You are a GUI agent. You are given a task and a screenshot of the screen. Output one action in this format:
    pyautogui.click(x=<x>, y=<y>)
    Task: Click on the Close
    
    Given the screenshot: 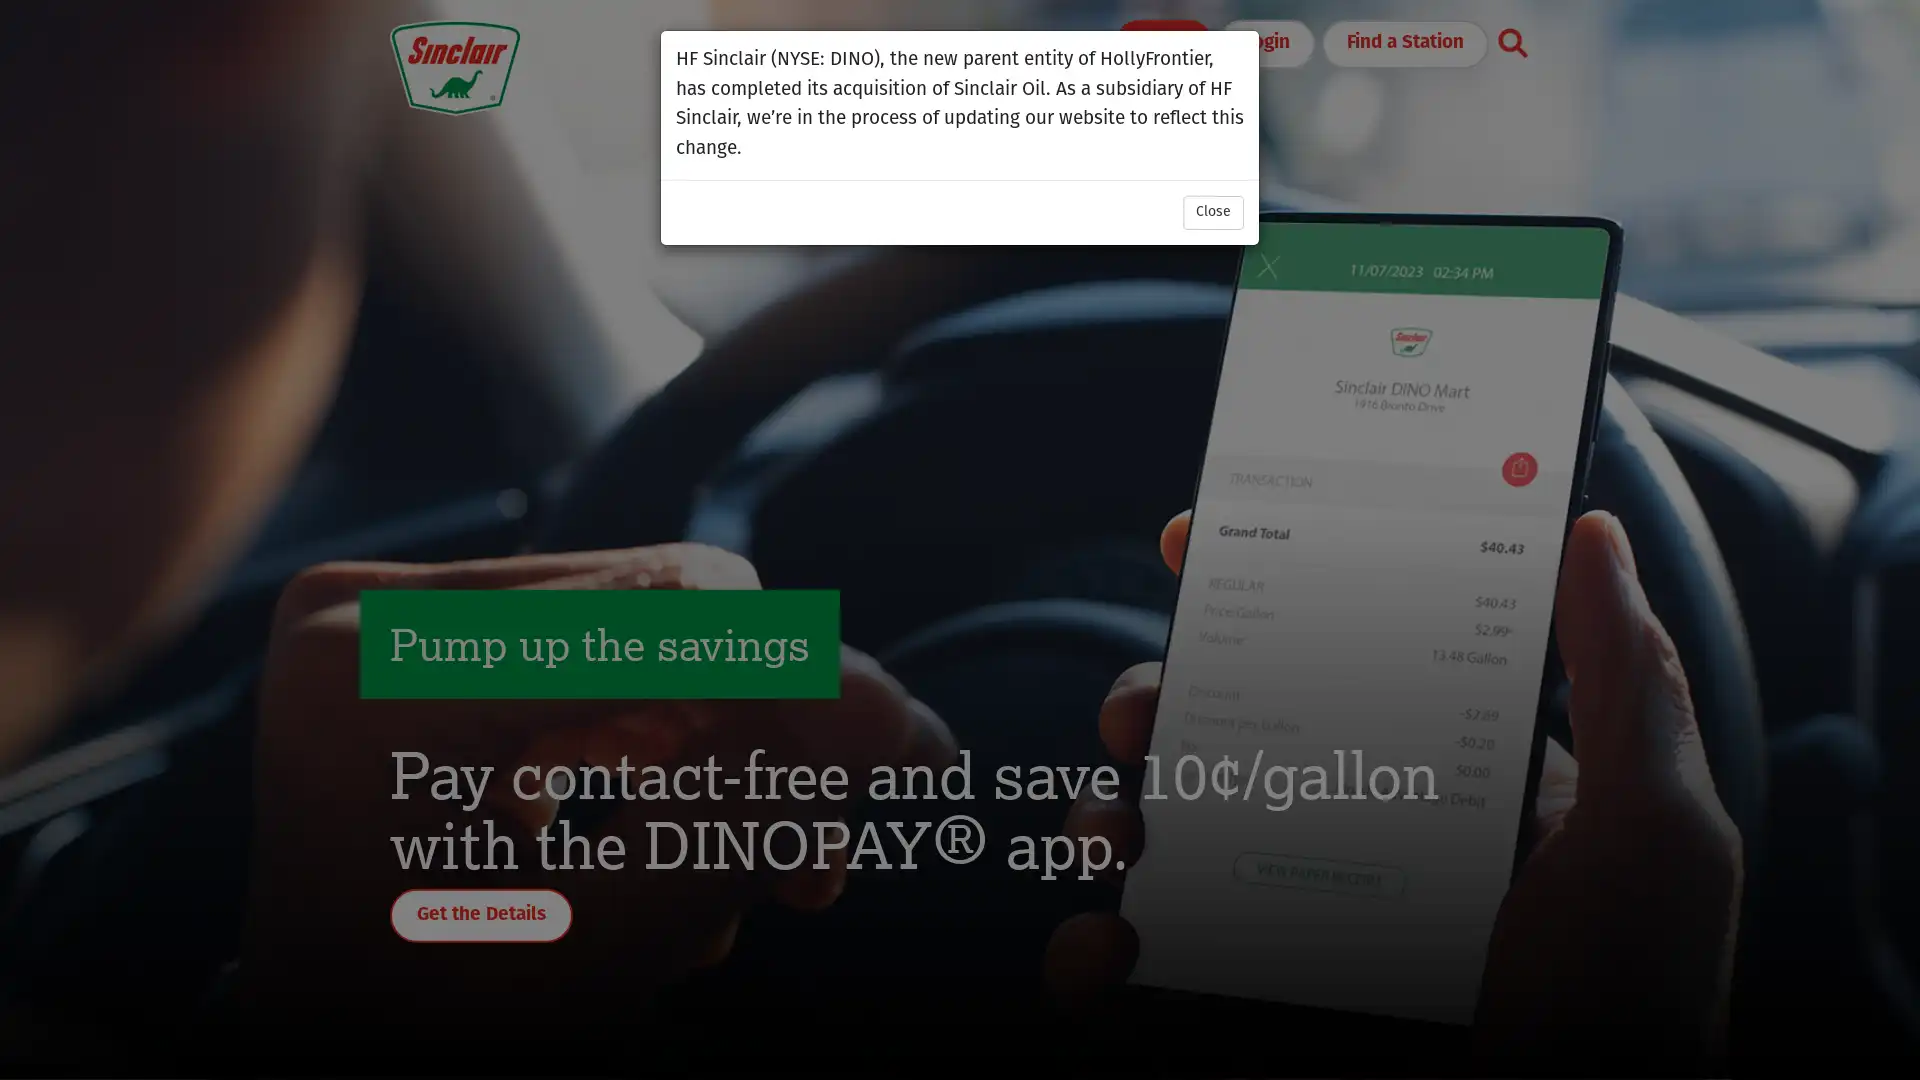 What is the action you would take?
    pyautogui.click(x=1212, y=212)
    